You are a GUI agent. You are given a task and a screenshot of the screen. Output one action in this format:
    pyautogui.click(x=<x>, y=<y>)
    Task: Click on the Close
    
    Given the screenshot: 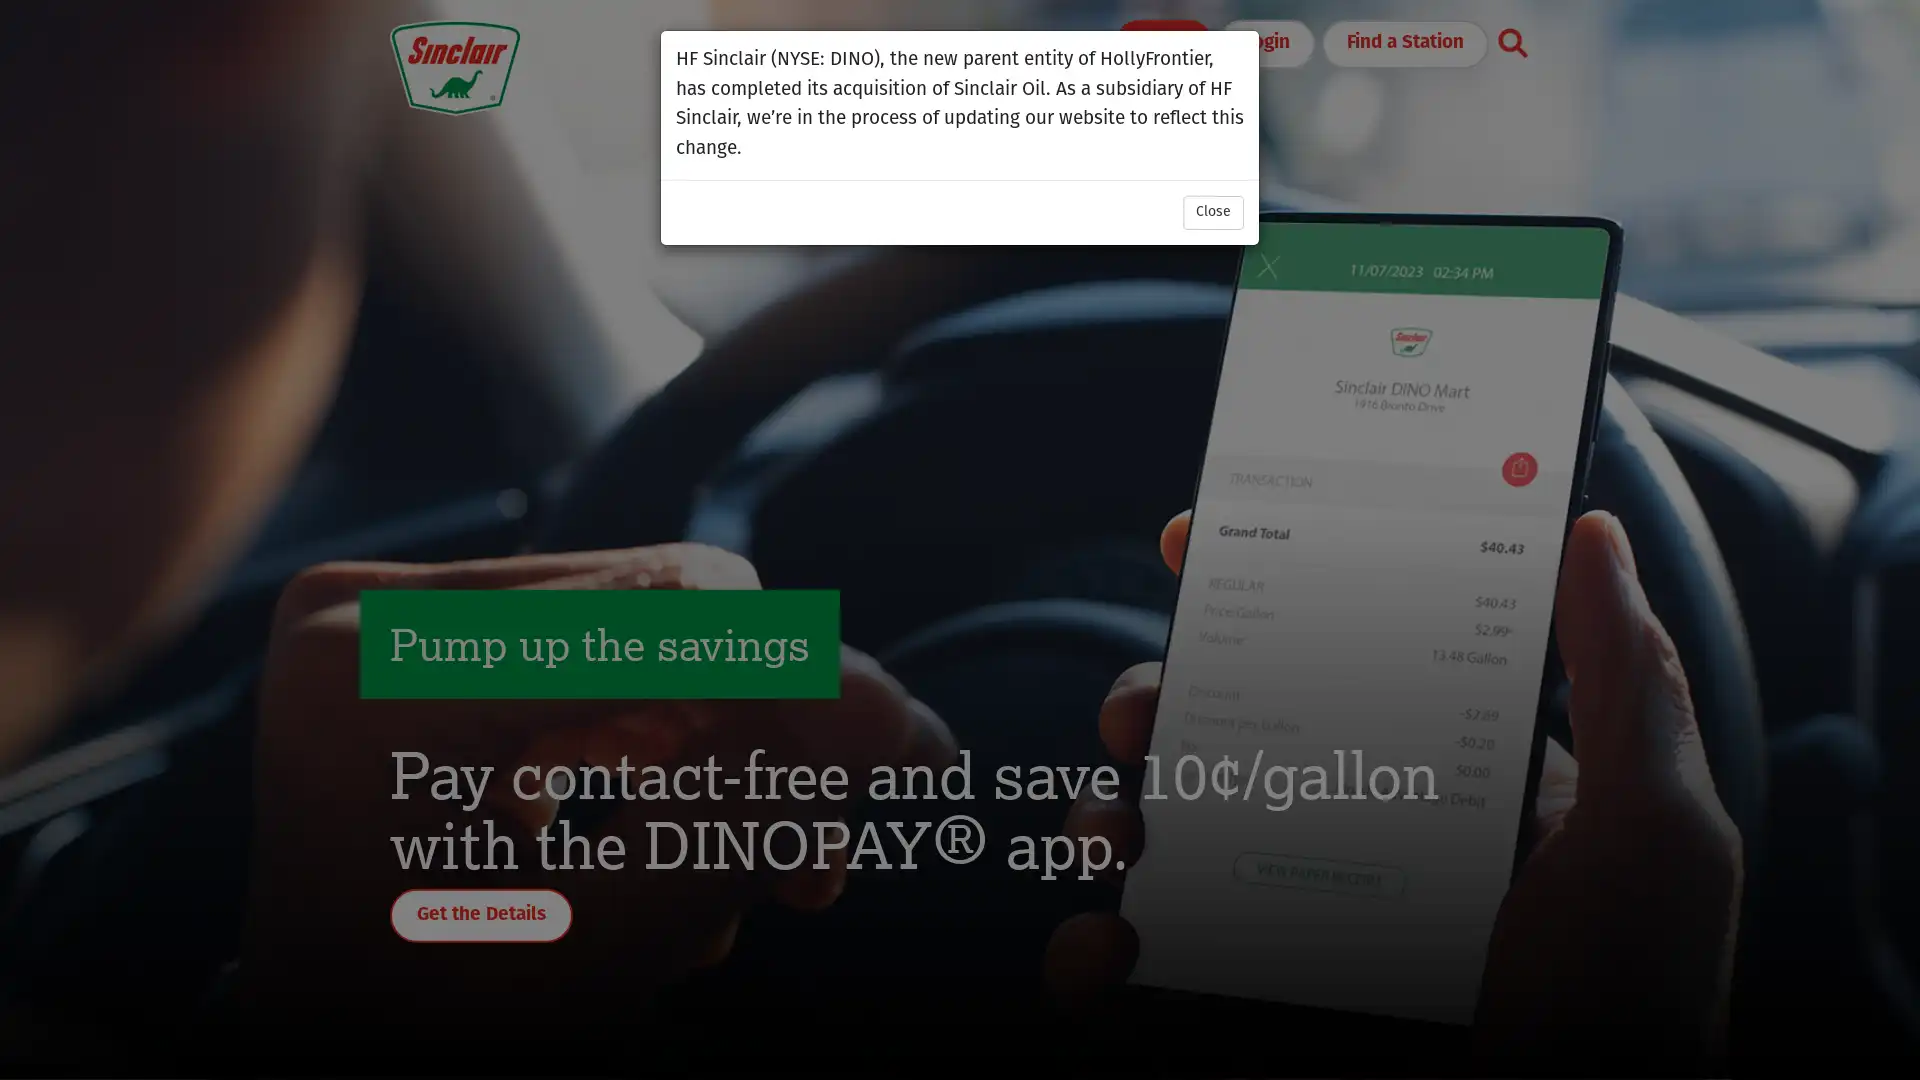 What is the action you would take?
    pyautogui.click(x=1212, y=212)
    